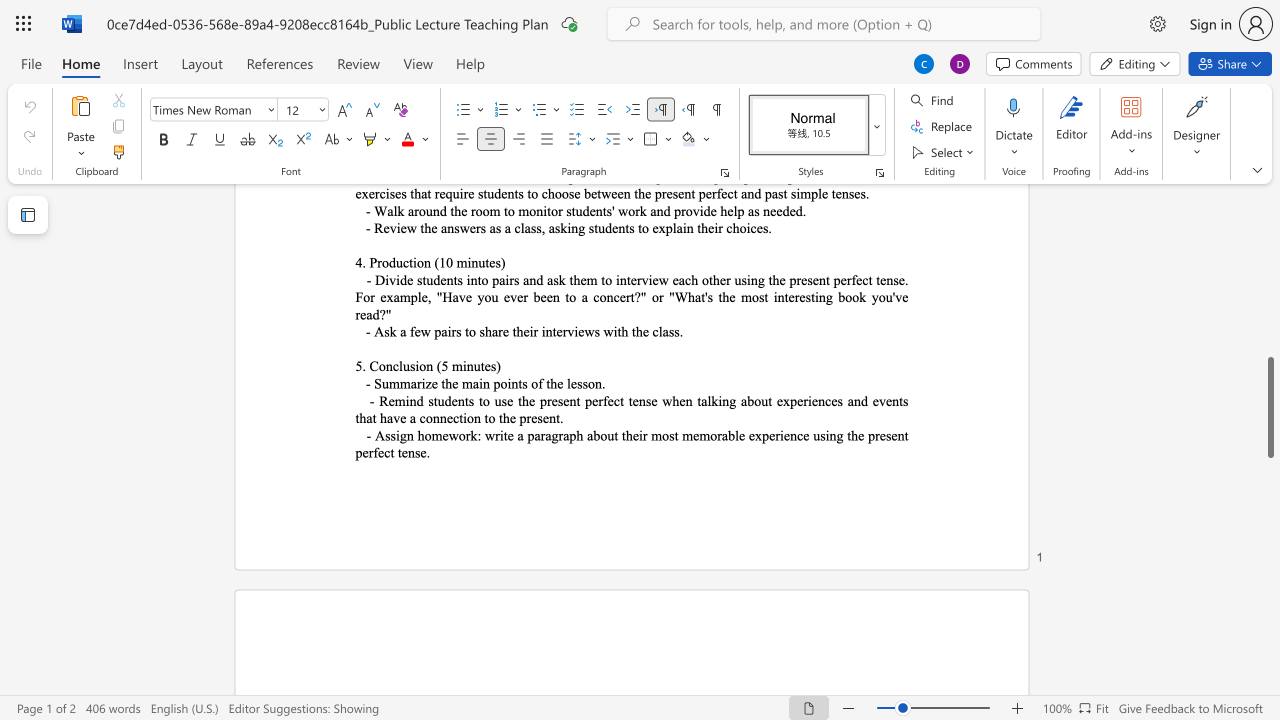 The height and width of the screenshot is (720, 1280). What do you see at coordinates (1269, 248) in the screenshot?
I see `the scrollbar to slide the page up` at bounding box center [1269, 248].